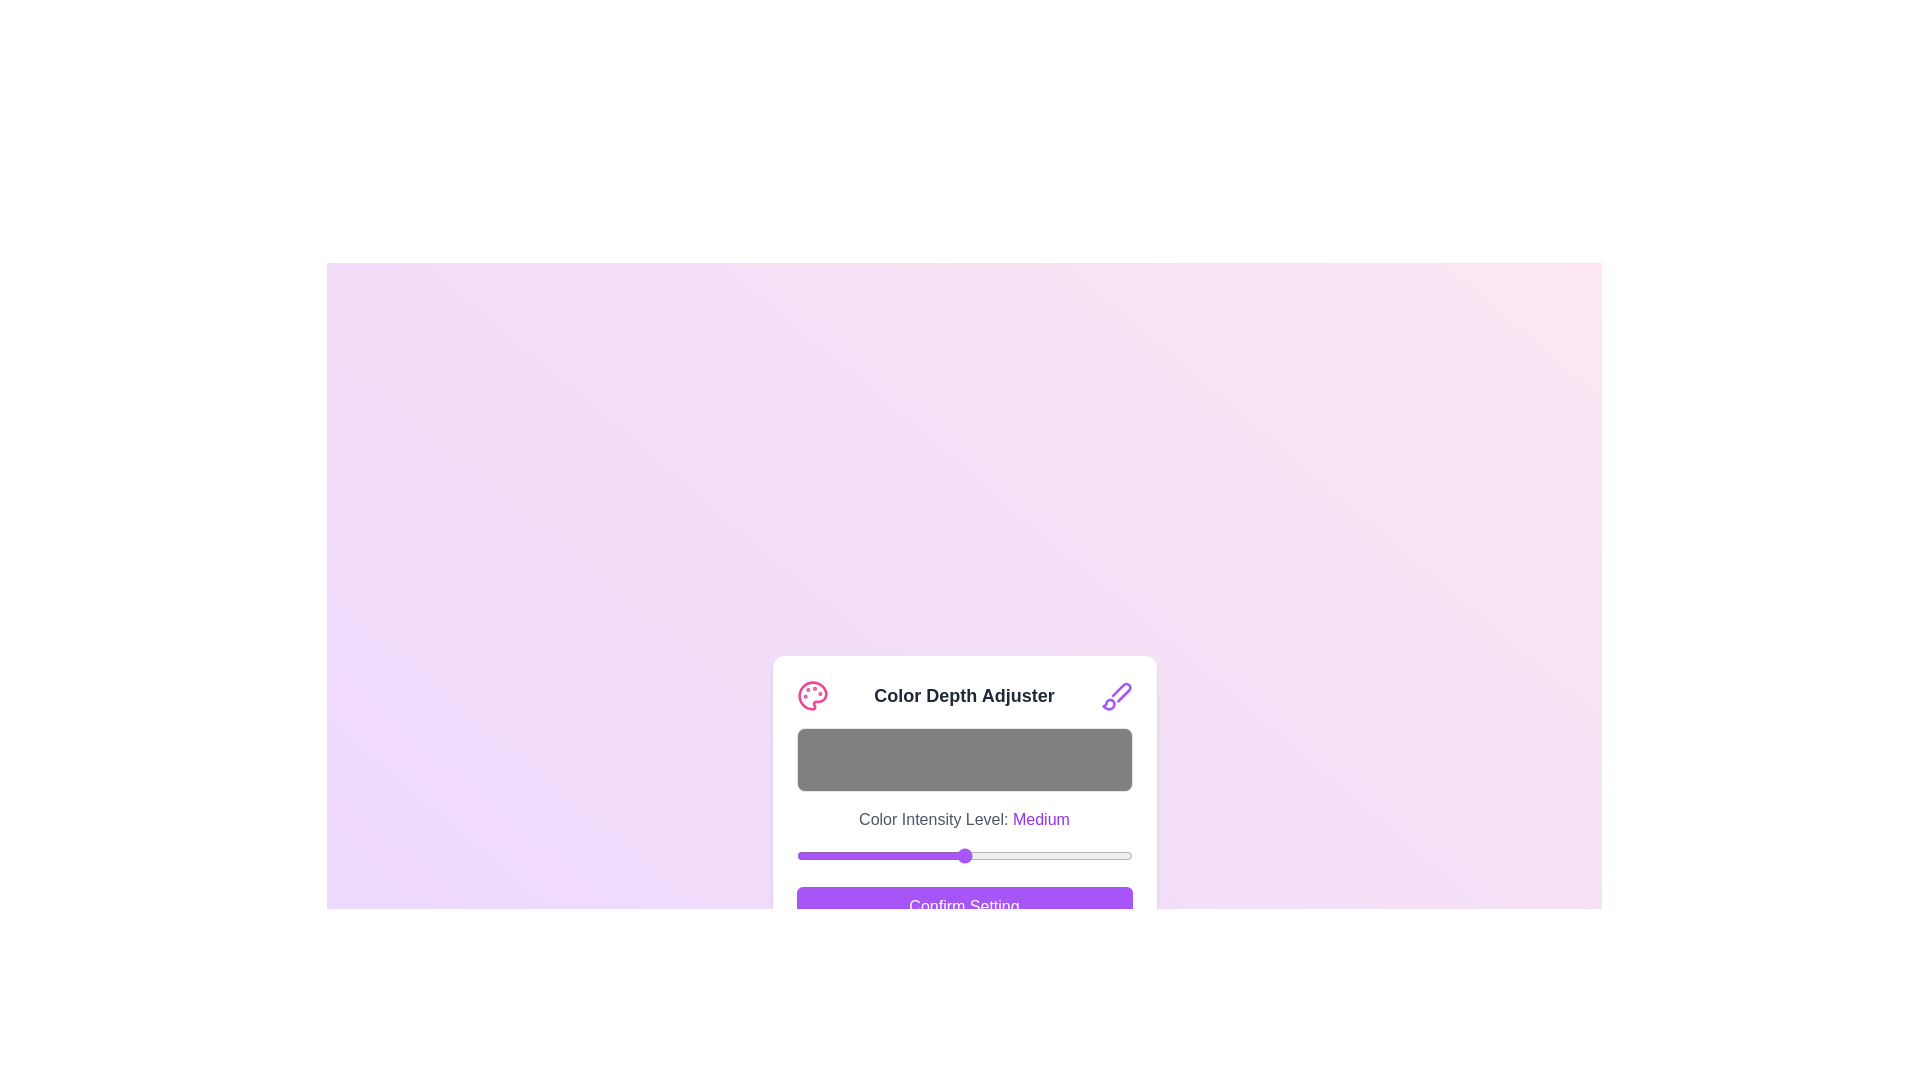  What do you see at coordinates (812, 694) in the screenshot?
I see `the palette icon to access color palette settings` at bounding box center [812, 694].